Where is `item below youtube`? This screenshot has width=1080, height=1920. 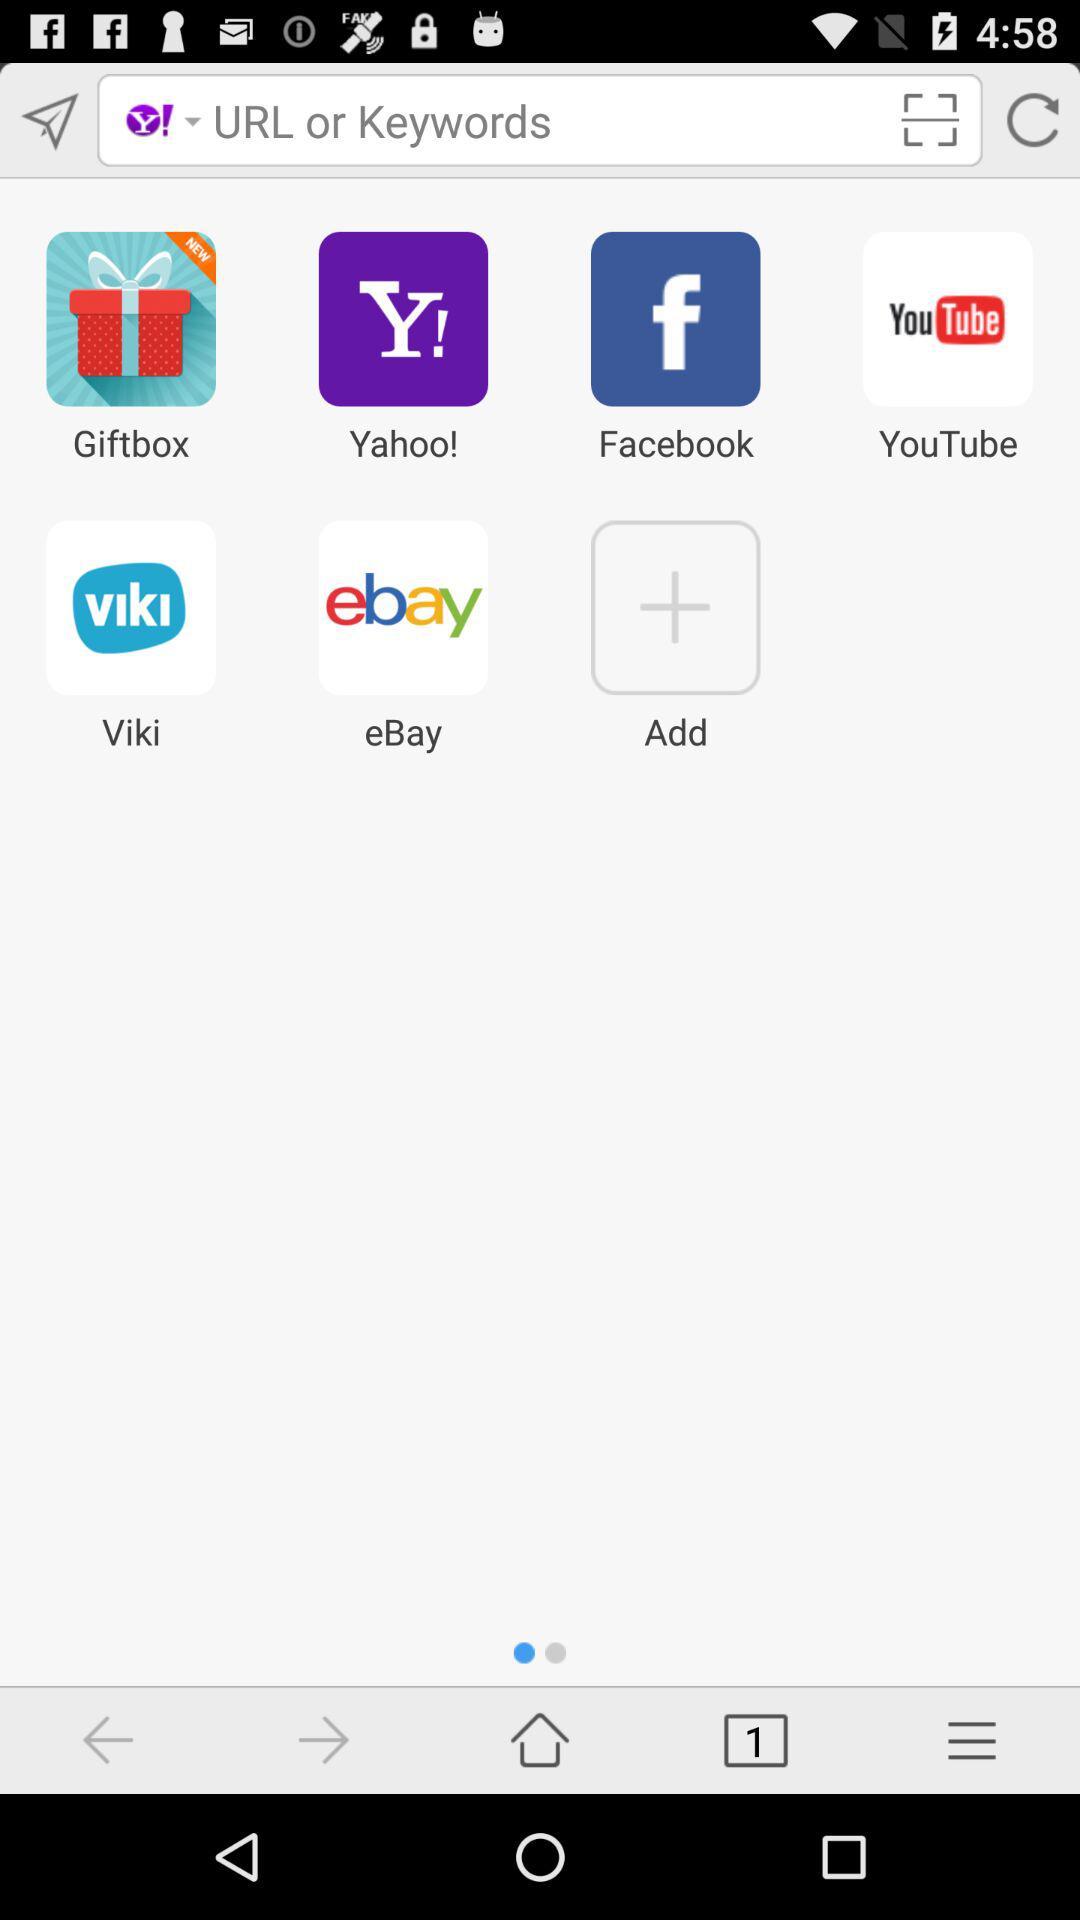
item below youtube is located at coordinates (971, 1739).